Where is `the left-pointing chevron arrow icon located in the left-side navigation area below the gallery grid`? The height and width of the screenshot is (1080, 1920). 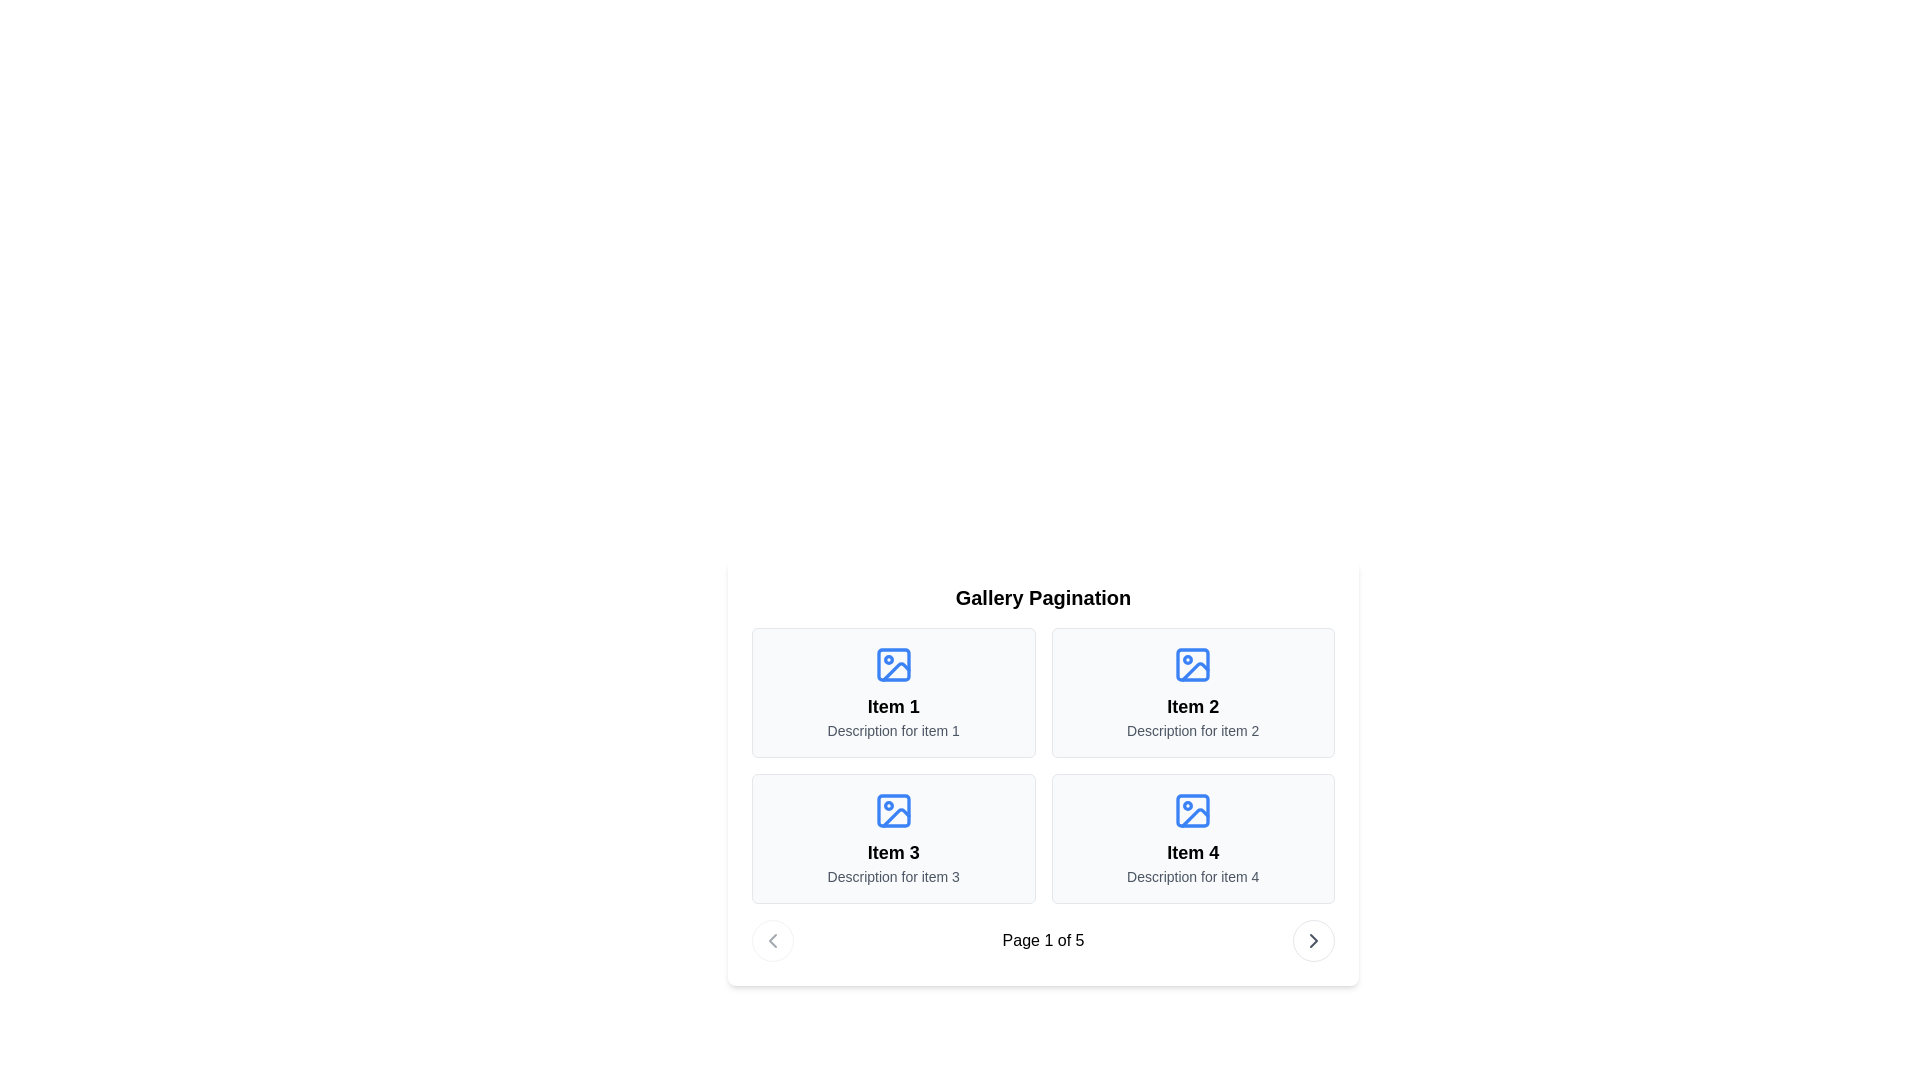 the left-pointing chevron arrow icon located in the left-side navigation area below the gallery grid is located at coordinates (771, 941).